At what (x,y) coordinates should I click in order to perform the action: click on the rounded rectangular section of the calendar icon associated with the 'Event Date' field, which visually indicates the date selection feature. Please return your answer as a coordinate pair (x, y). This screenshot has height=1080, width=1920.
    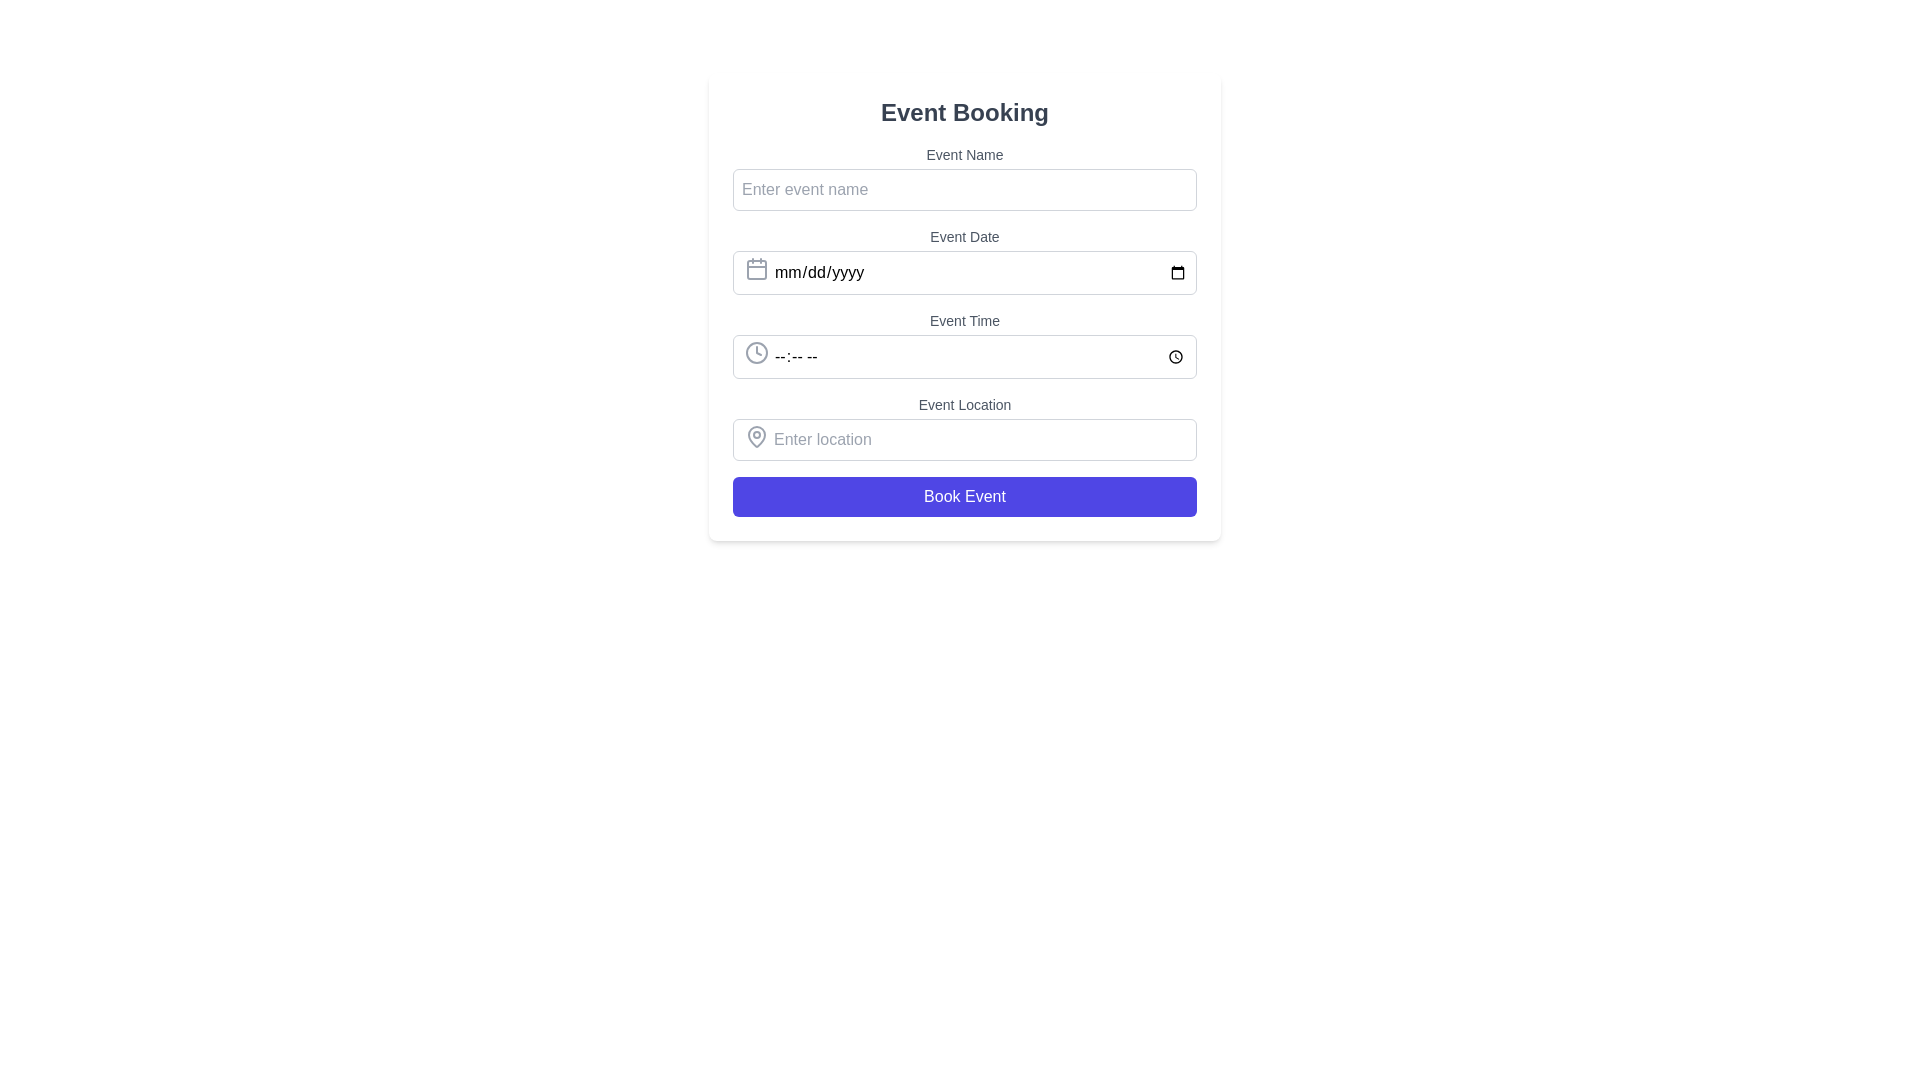
    Looking at the image, I should click on (756, 270).